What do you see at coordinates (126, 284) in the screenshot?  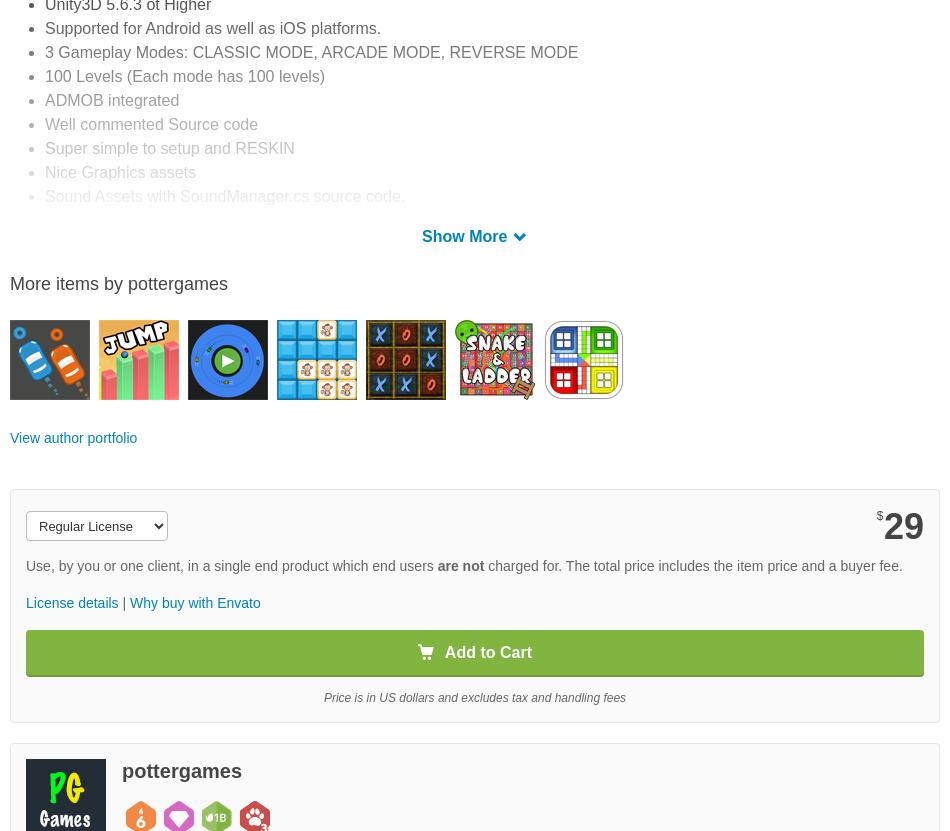 I see `'1.) Open Unity3D 5.6.3 or Higher'` at bounding box center [126, 284].